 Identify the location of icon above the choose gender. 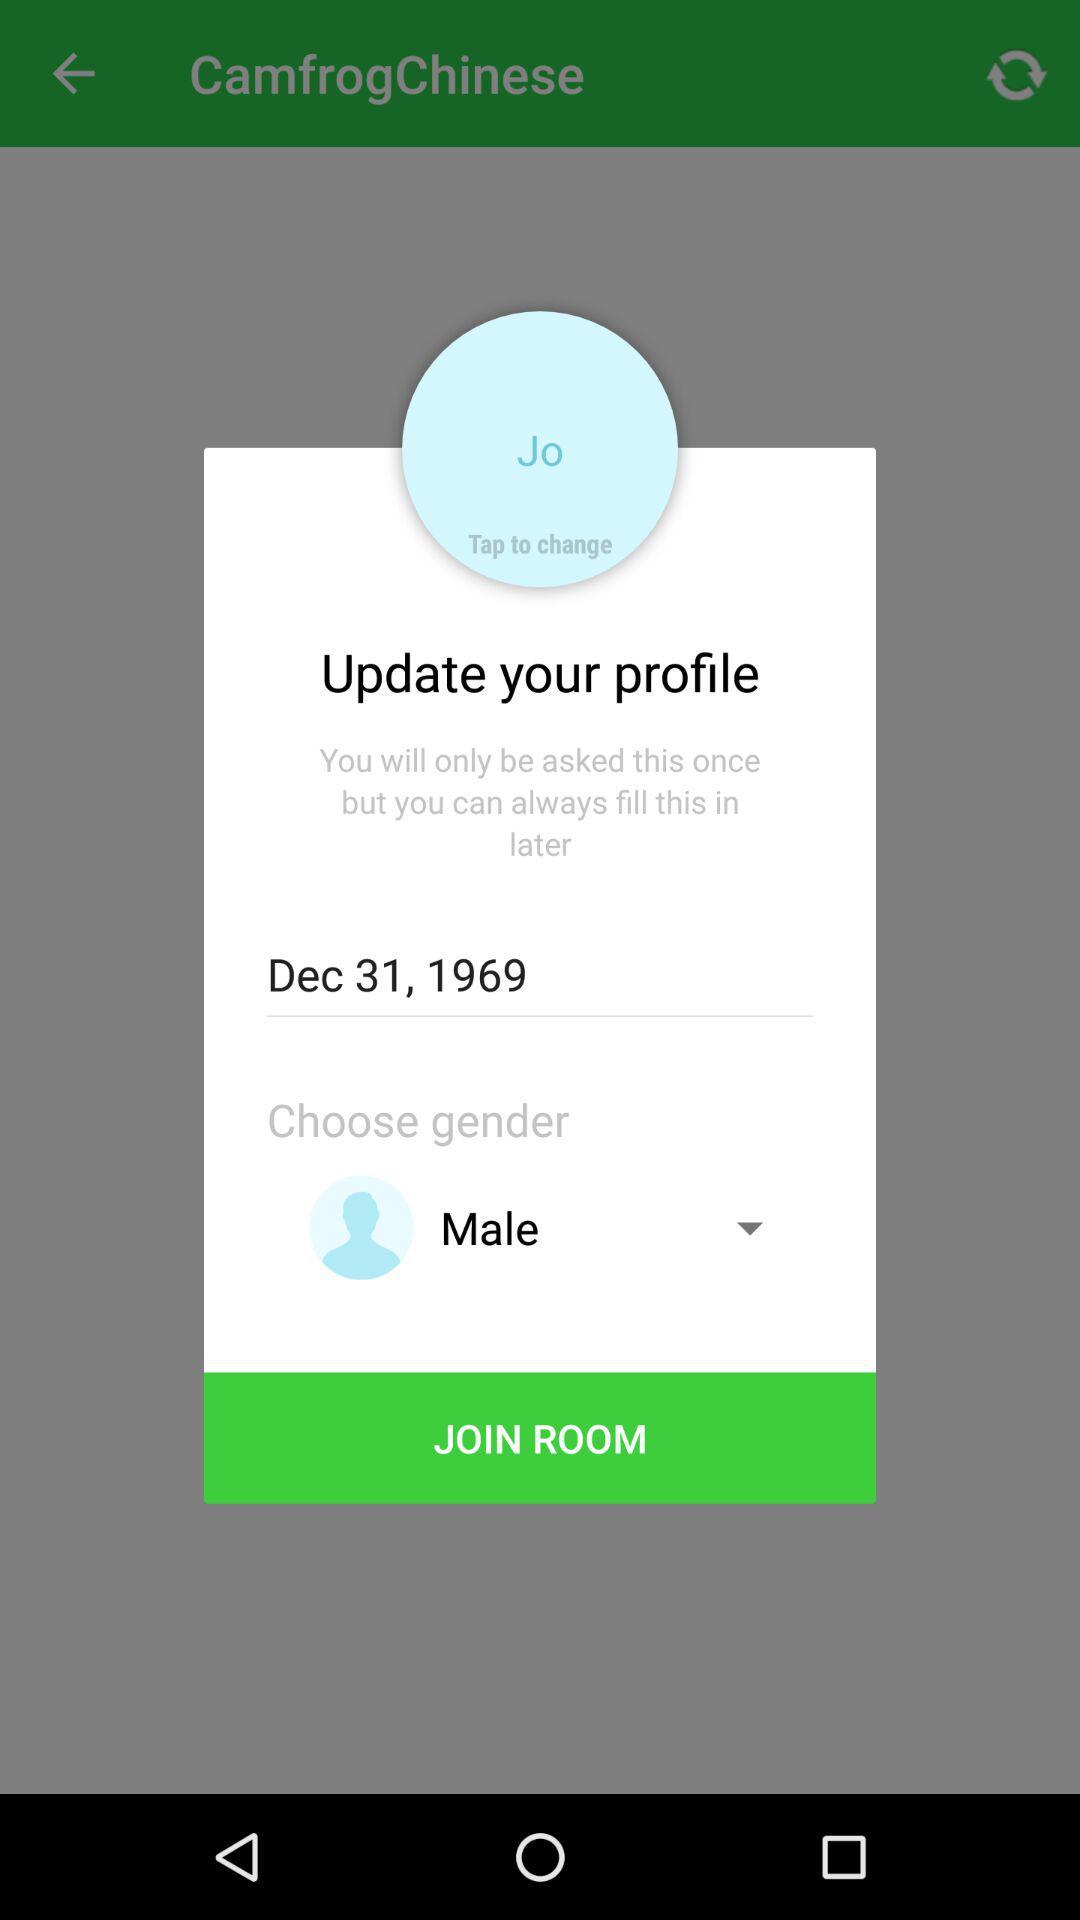
(540, 974).